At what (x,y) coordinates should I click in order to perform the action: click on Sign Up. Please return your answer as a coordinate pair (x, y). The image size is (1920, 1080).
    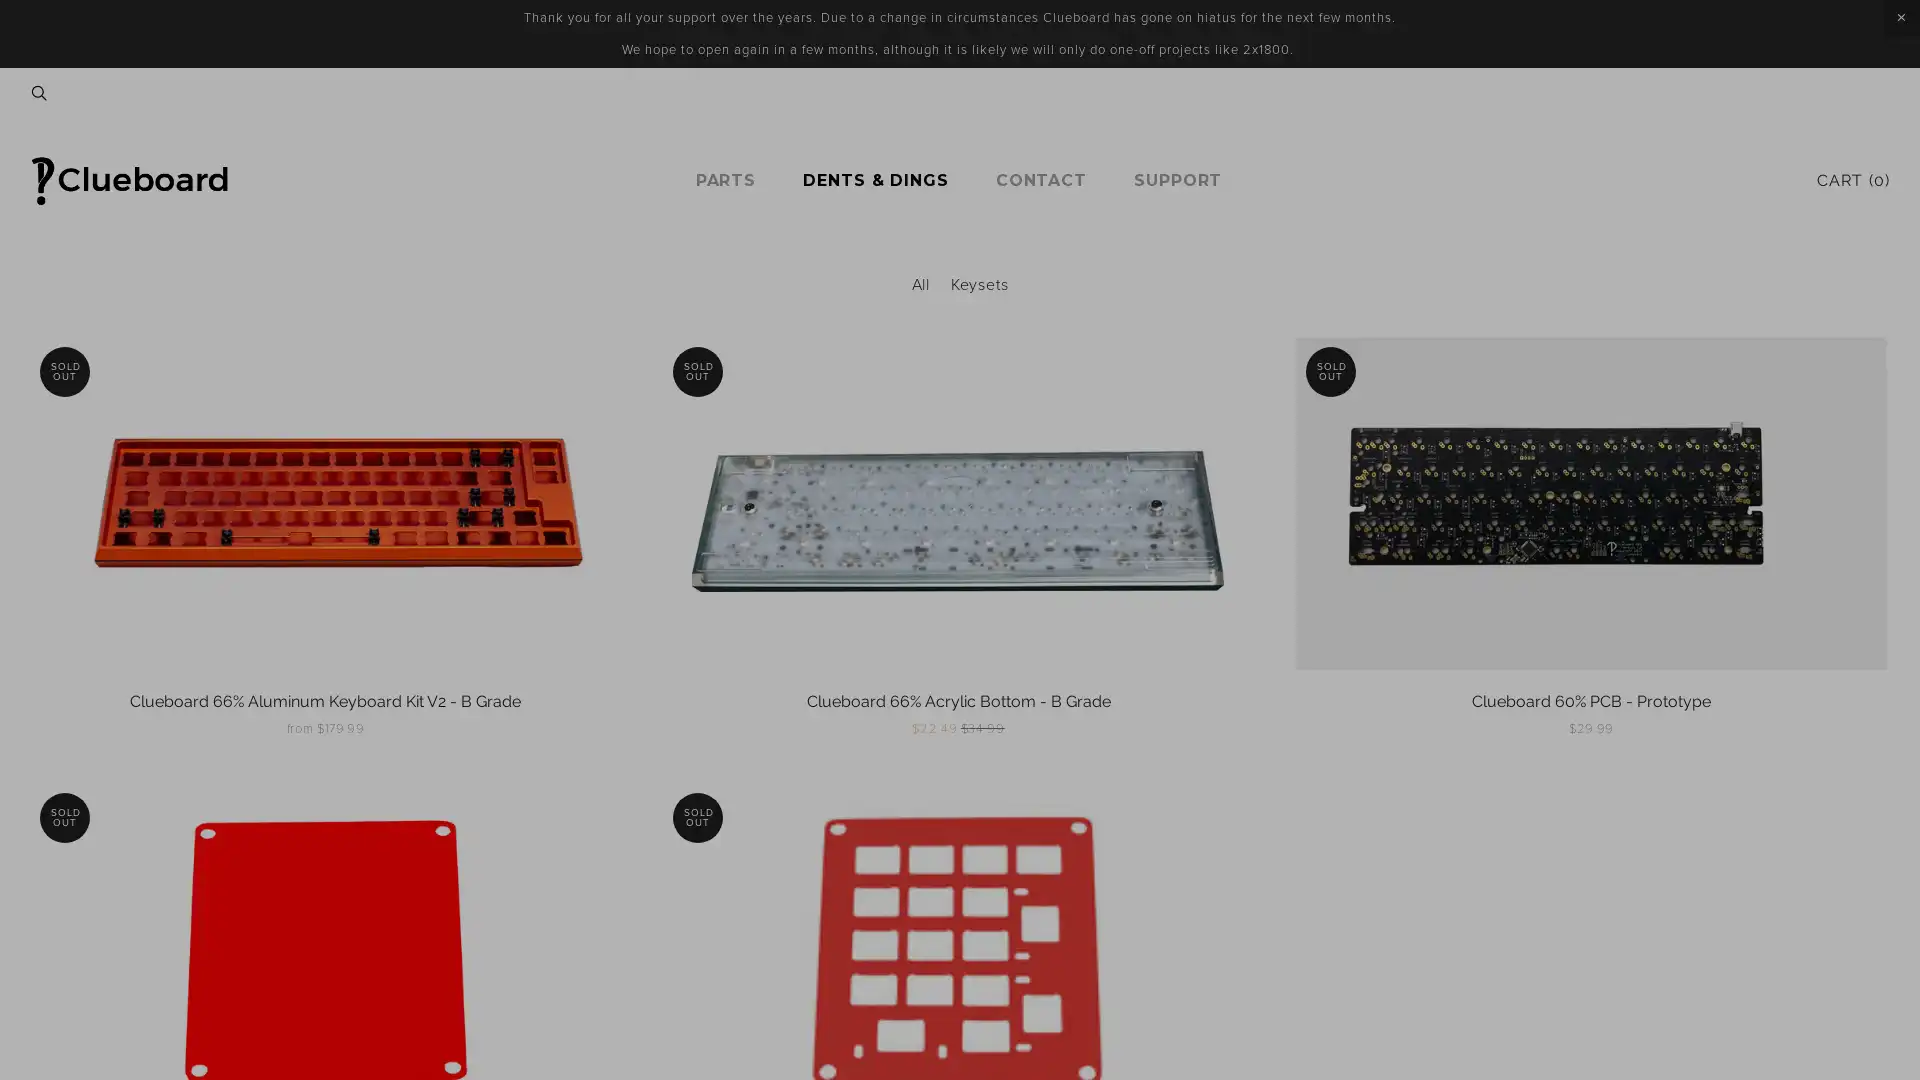
    Looking at the image, I should click on (1138, 658).